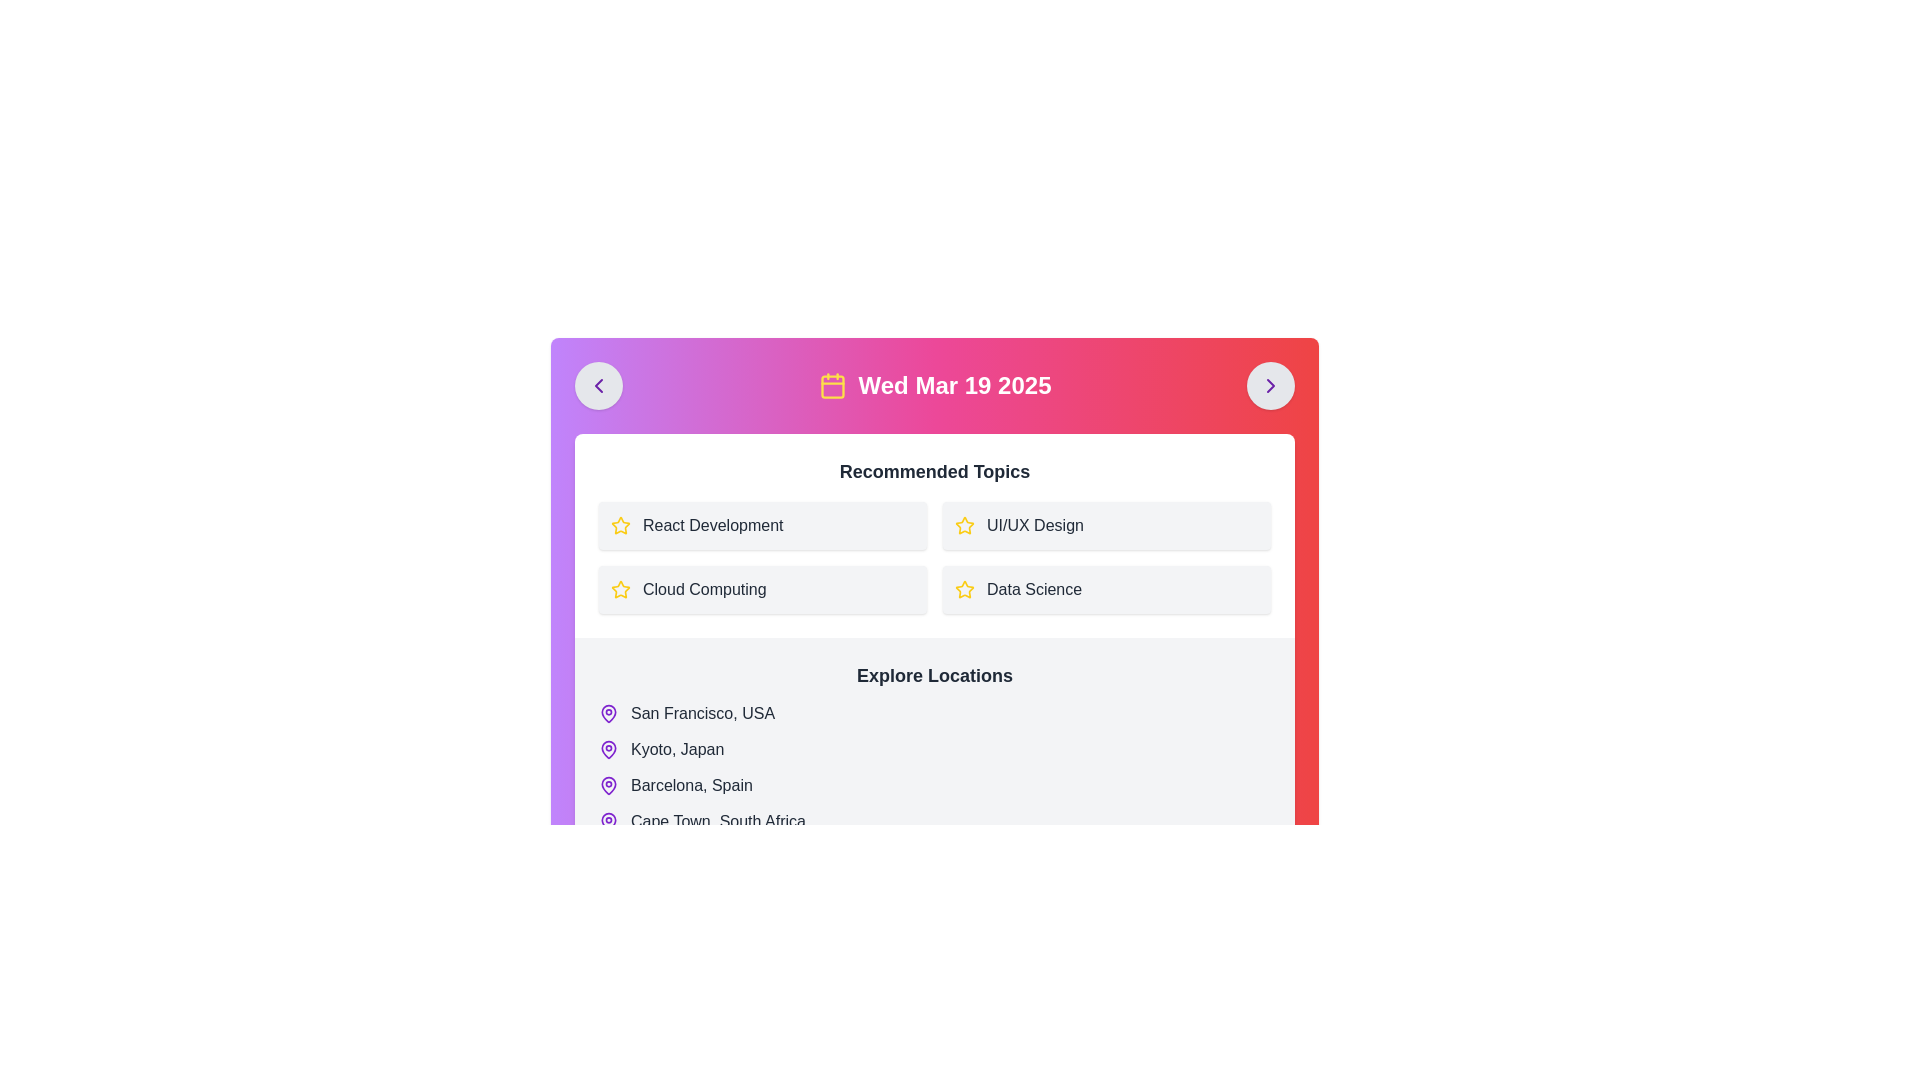  I want to click on the star icon with a yellow outline and transparent fill, which is part of the 'Data Science' recommendation section, located to the left of the text label, so click(964, 589).